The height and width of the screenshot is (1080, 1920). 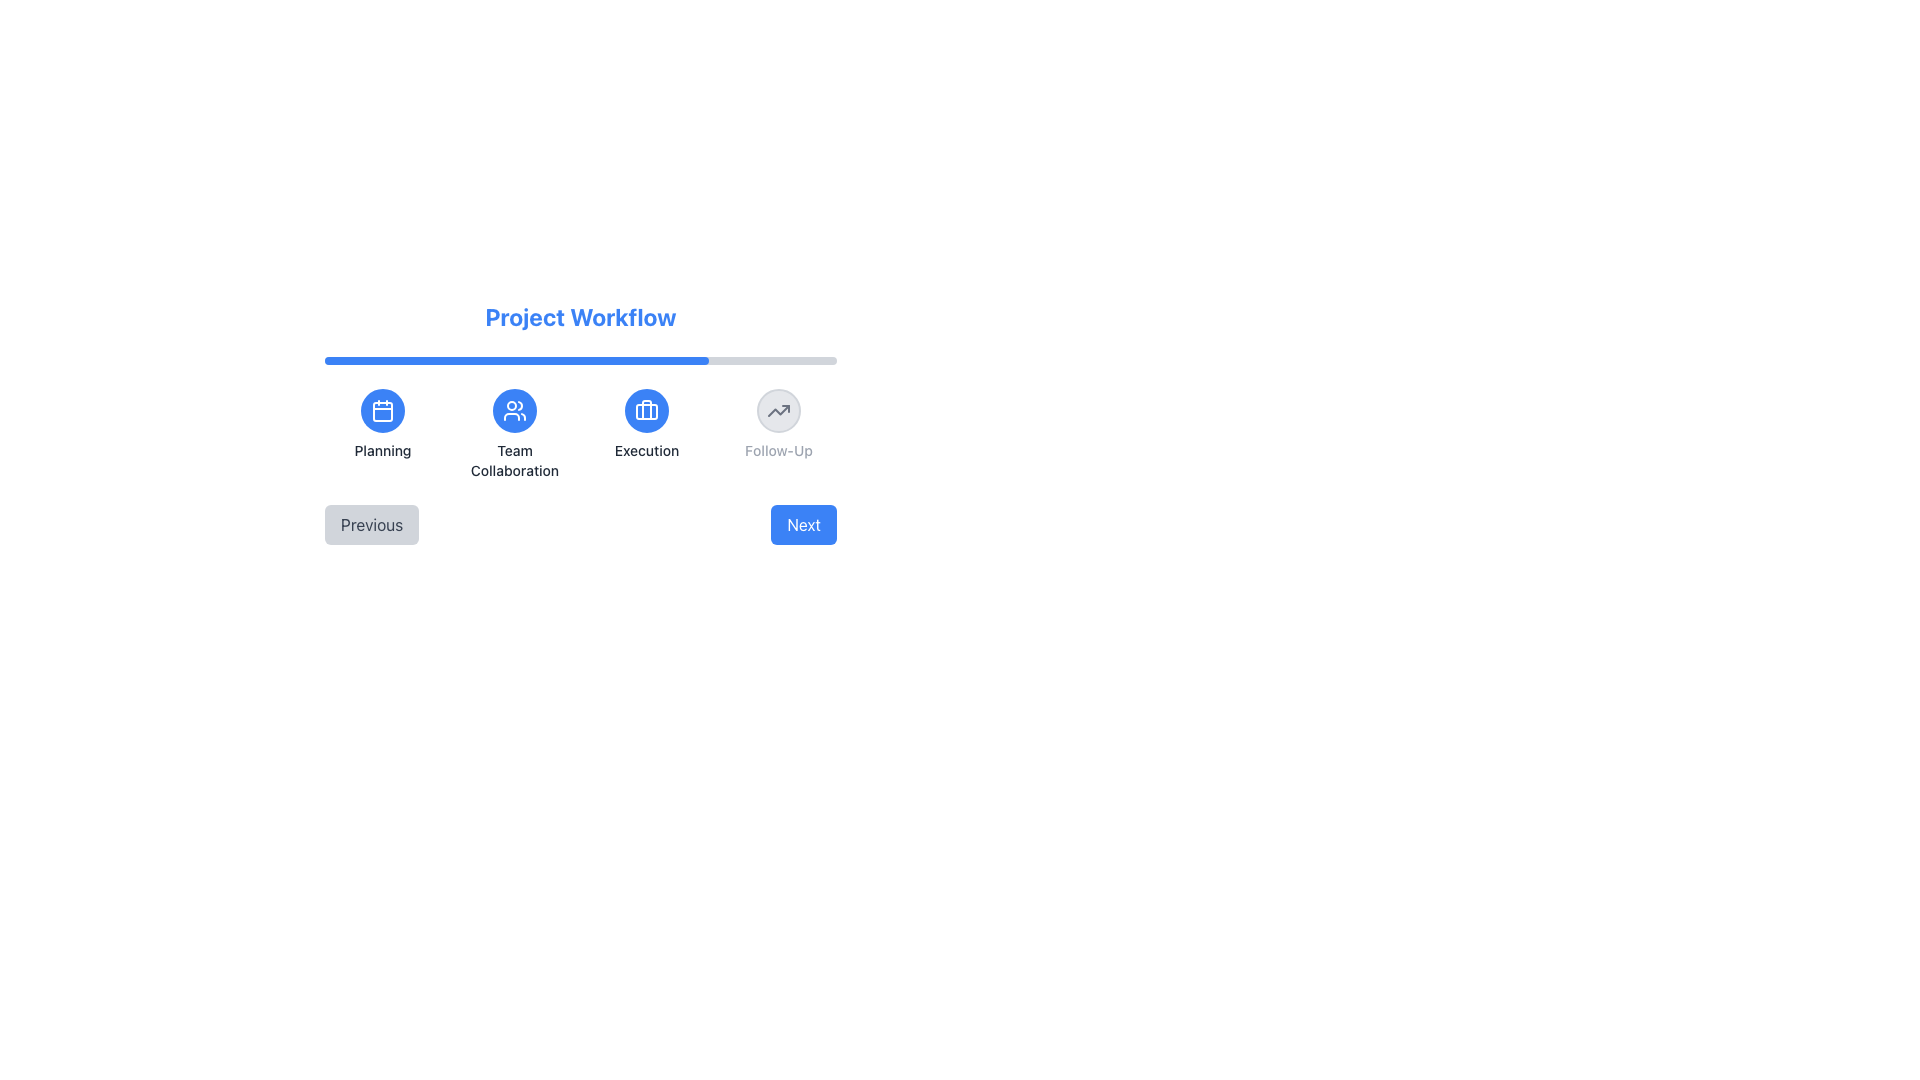 I want to click on the Informational icon representing the 'Follow-Up' stage in the workflow, located on the far right side of the grid layout, so click(x=777, y=434).